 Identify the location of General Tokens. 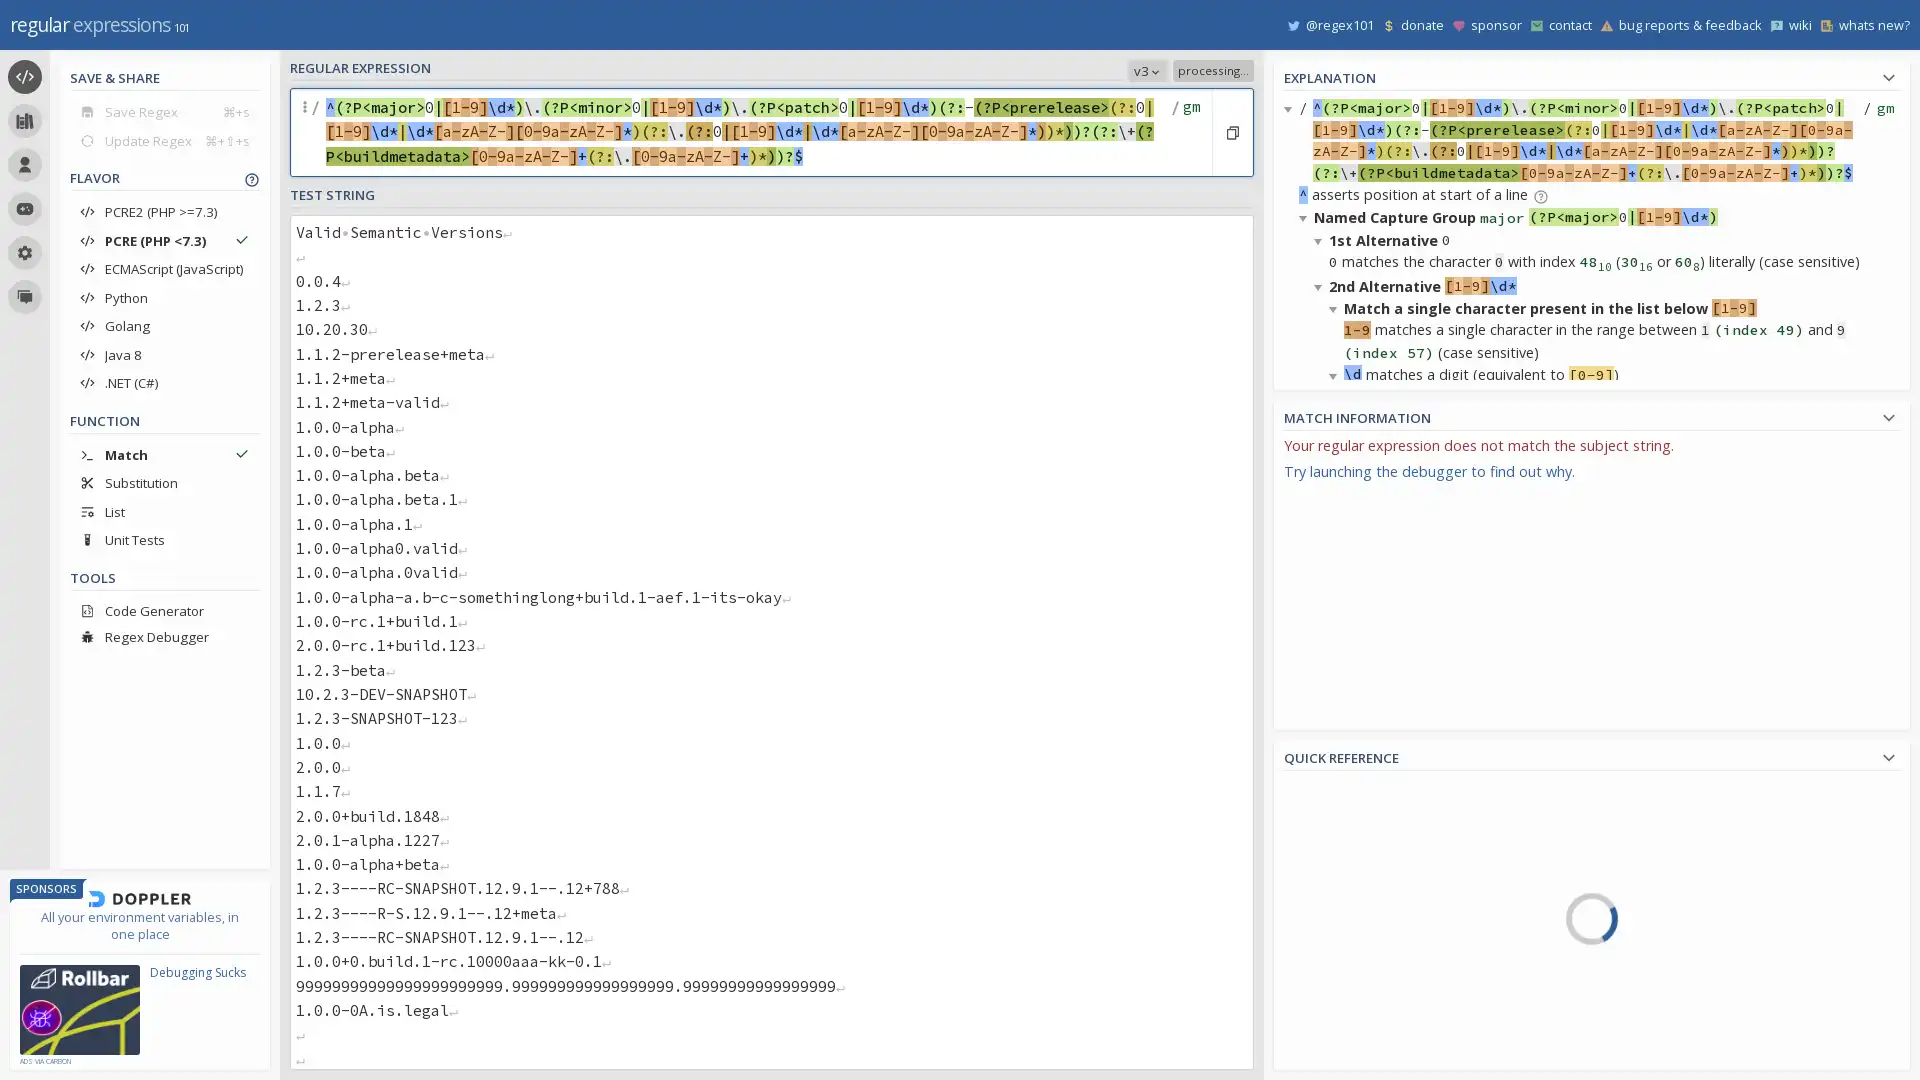
(1377, 886).